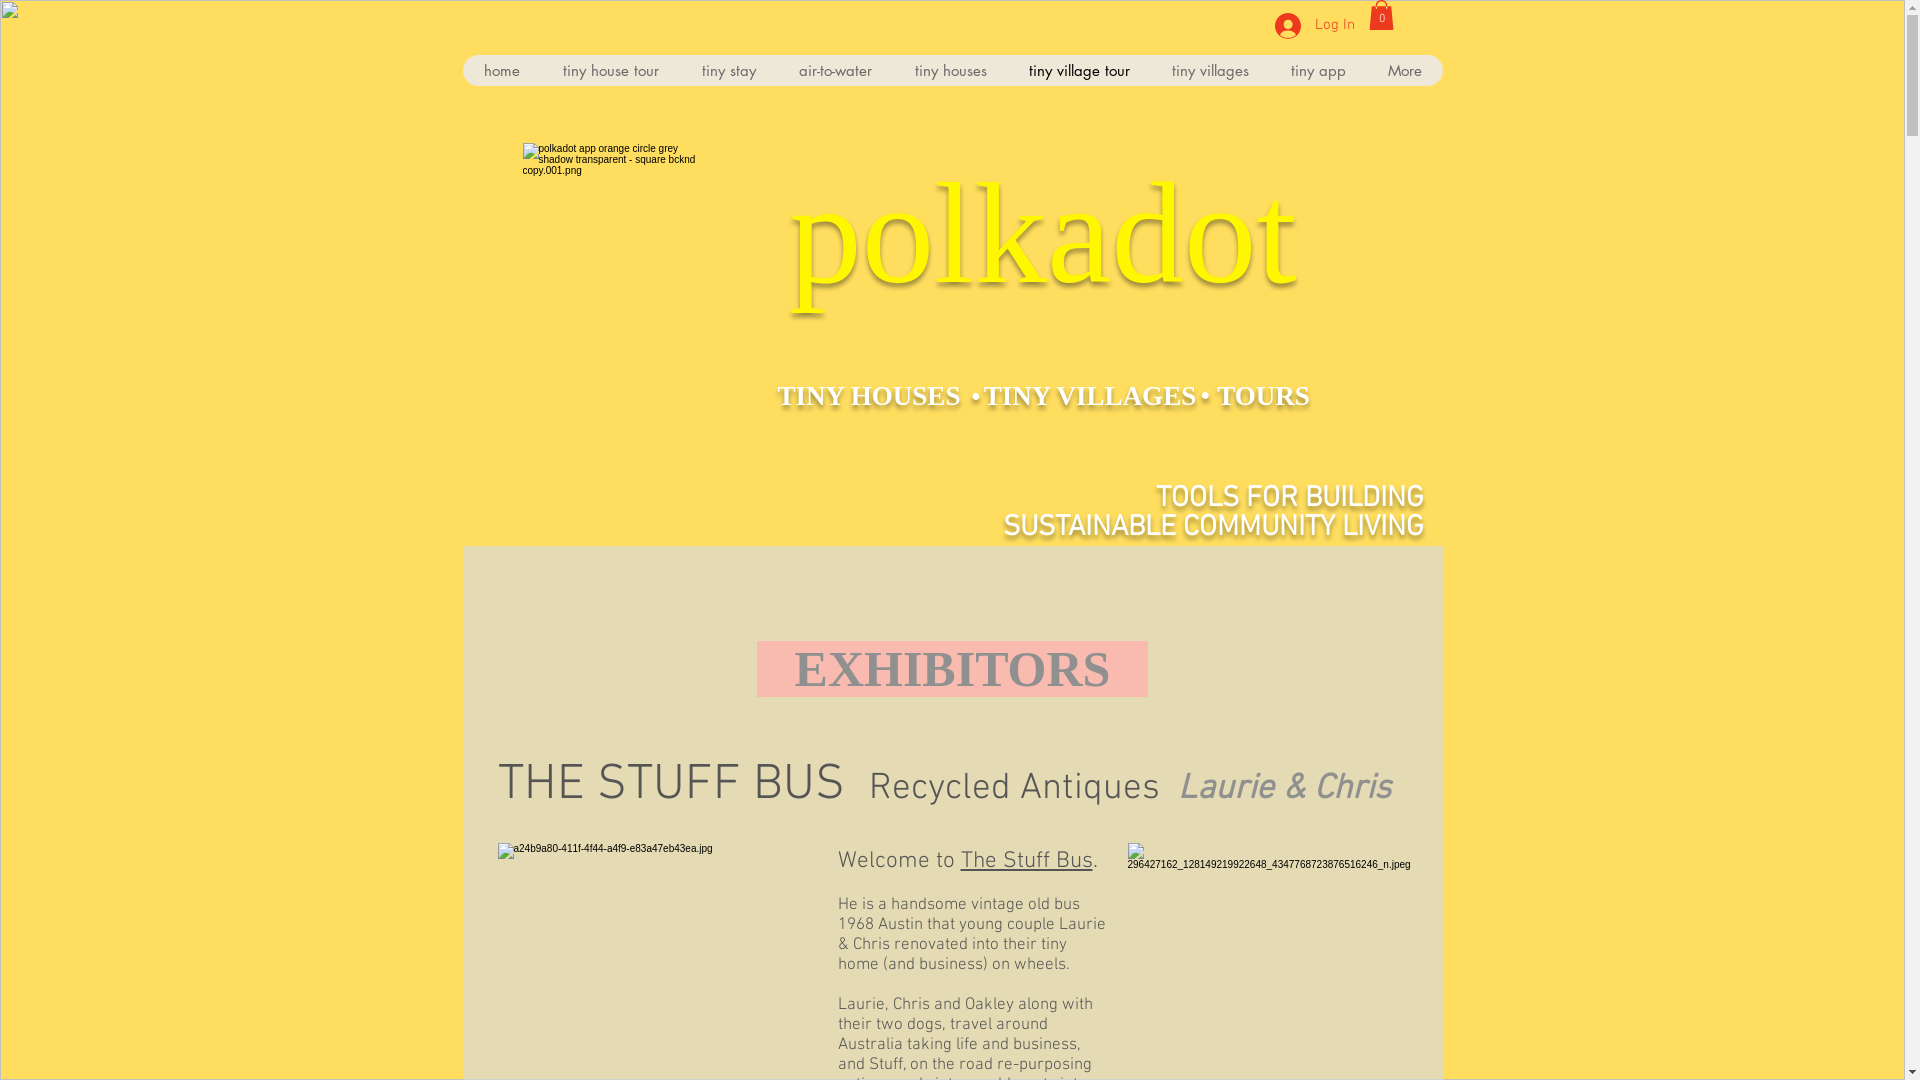 The image size is (1920, 1080). I want to click on 'tiny stay', so click(727, 69).